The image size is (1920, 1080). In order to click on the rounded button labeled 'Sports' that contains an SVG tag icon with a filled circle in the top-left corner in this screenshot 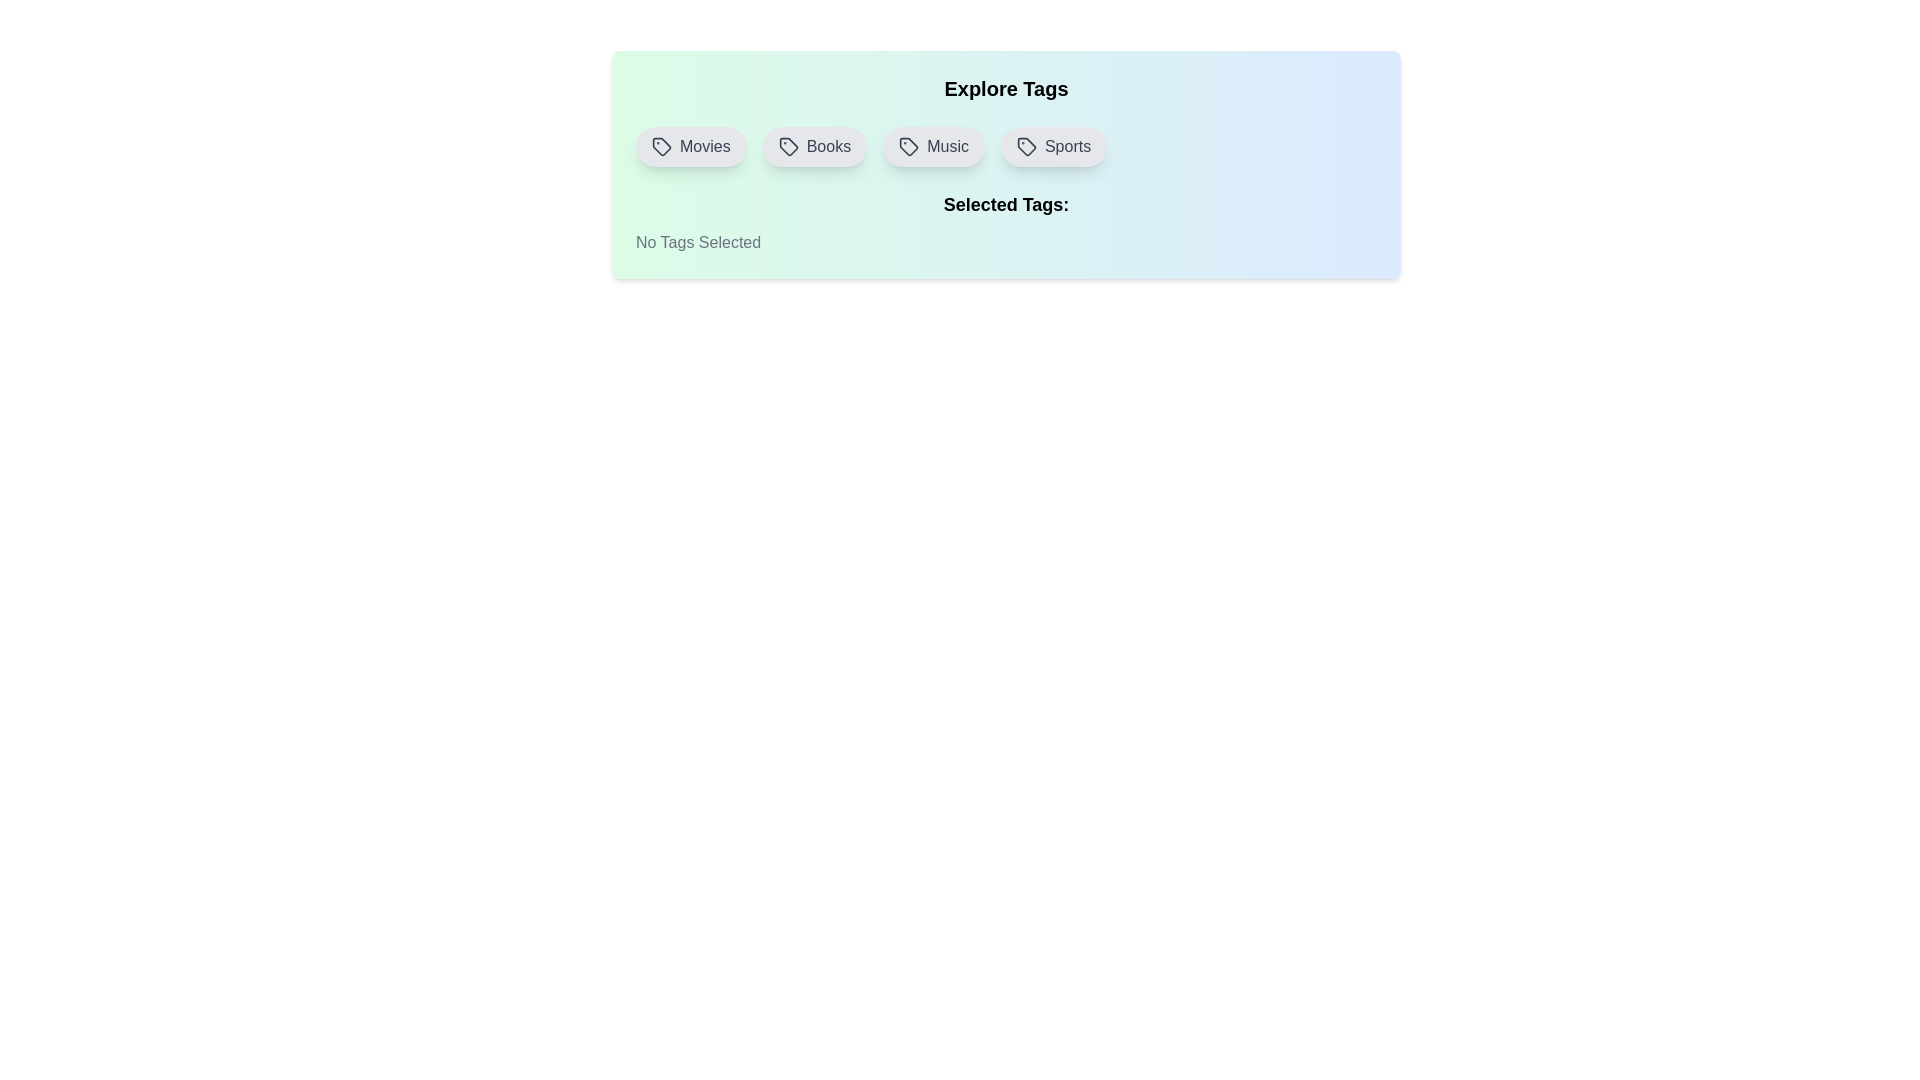, I will do `click(1027, 145)`.